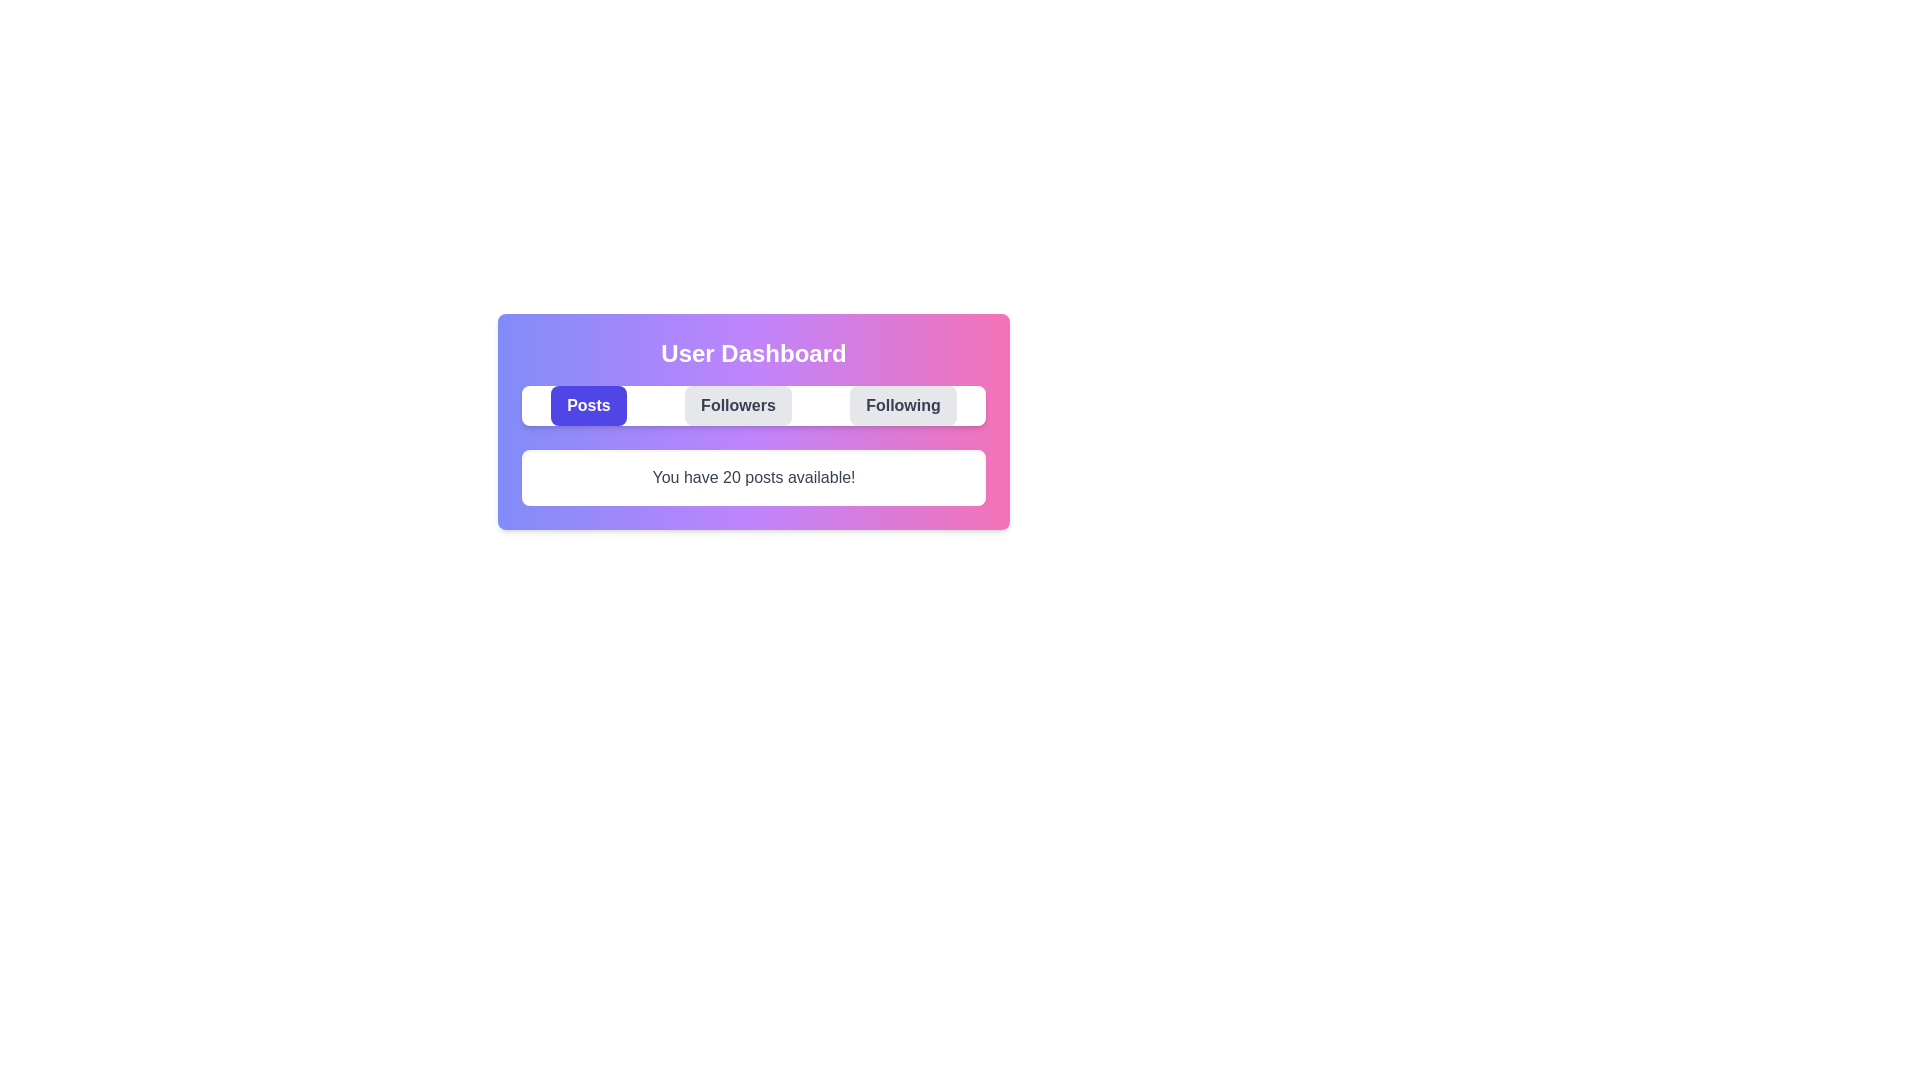 Image resolution: width=1920 pixels, height=1080 pixels. I want to click on the 'Followers' button, which is styled with a light gray background and dark gray text, located in the middle of a horizontal row of buttons within the user dashboard, so click(752, 420).